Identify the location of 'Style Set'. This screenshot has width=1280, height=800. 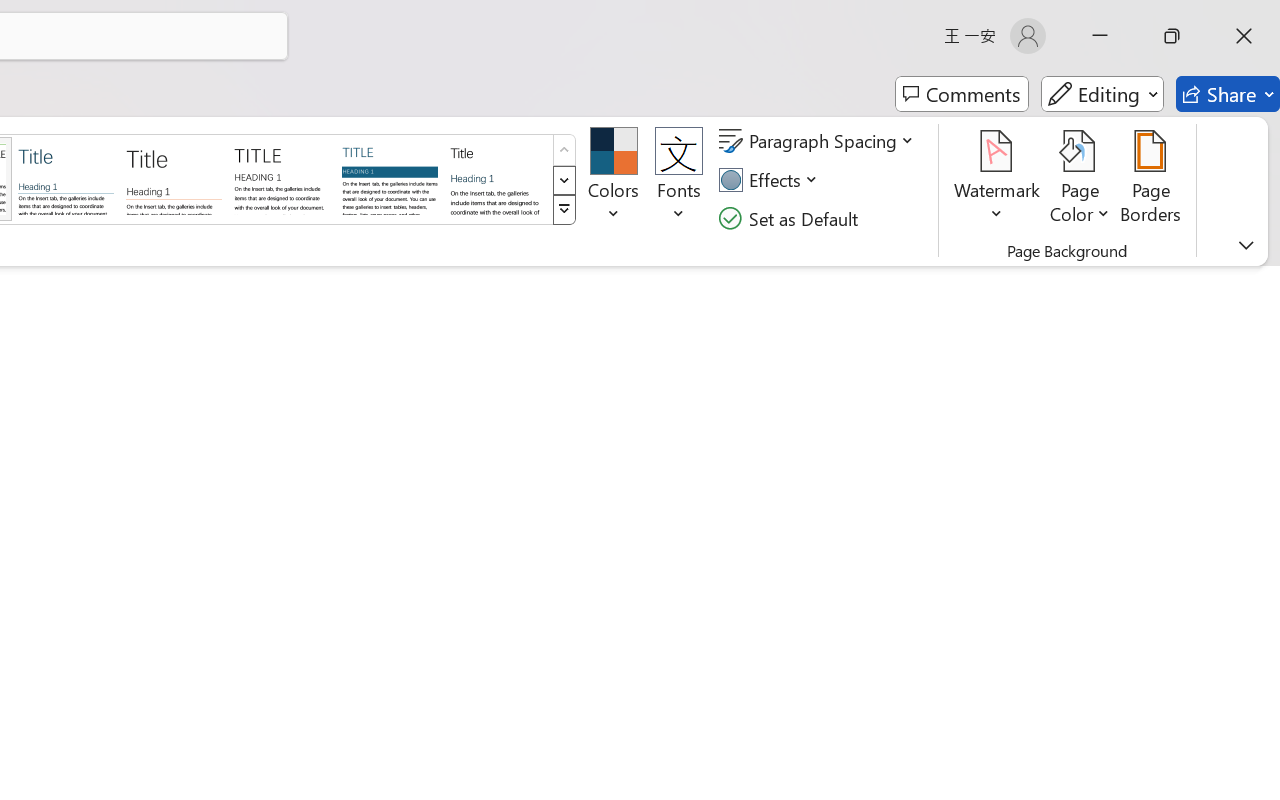
(563, 210).